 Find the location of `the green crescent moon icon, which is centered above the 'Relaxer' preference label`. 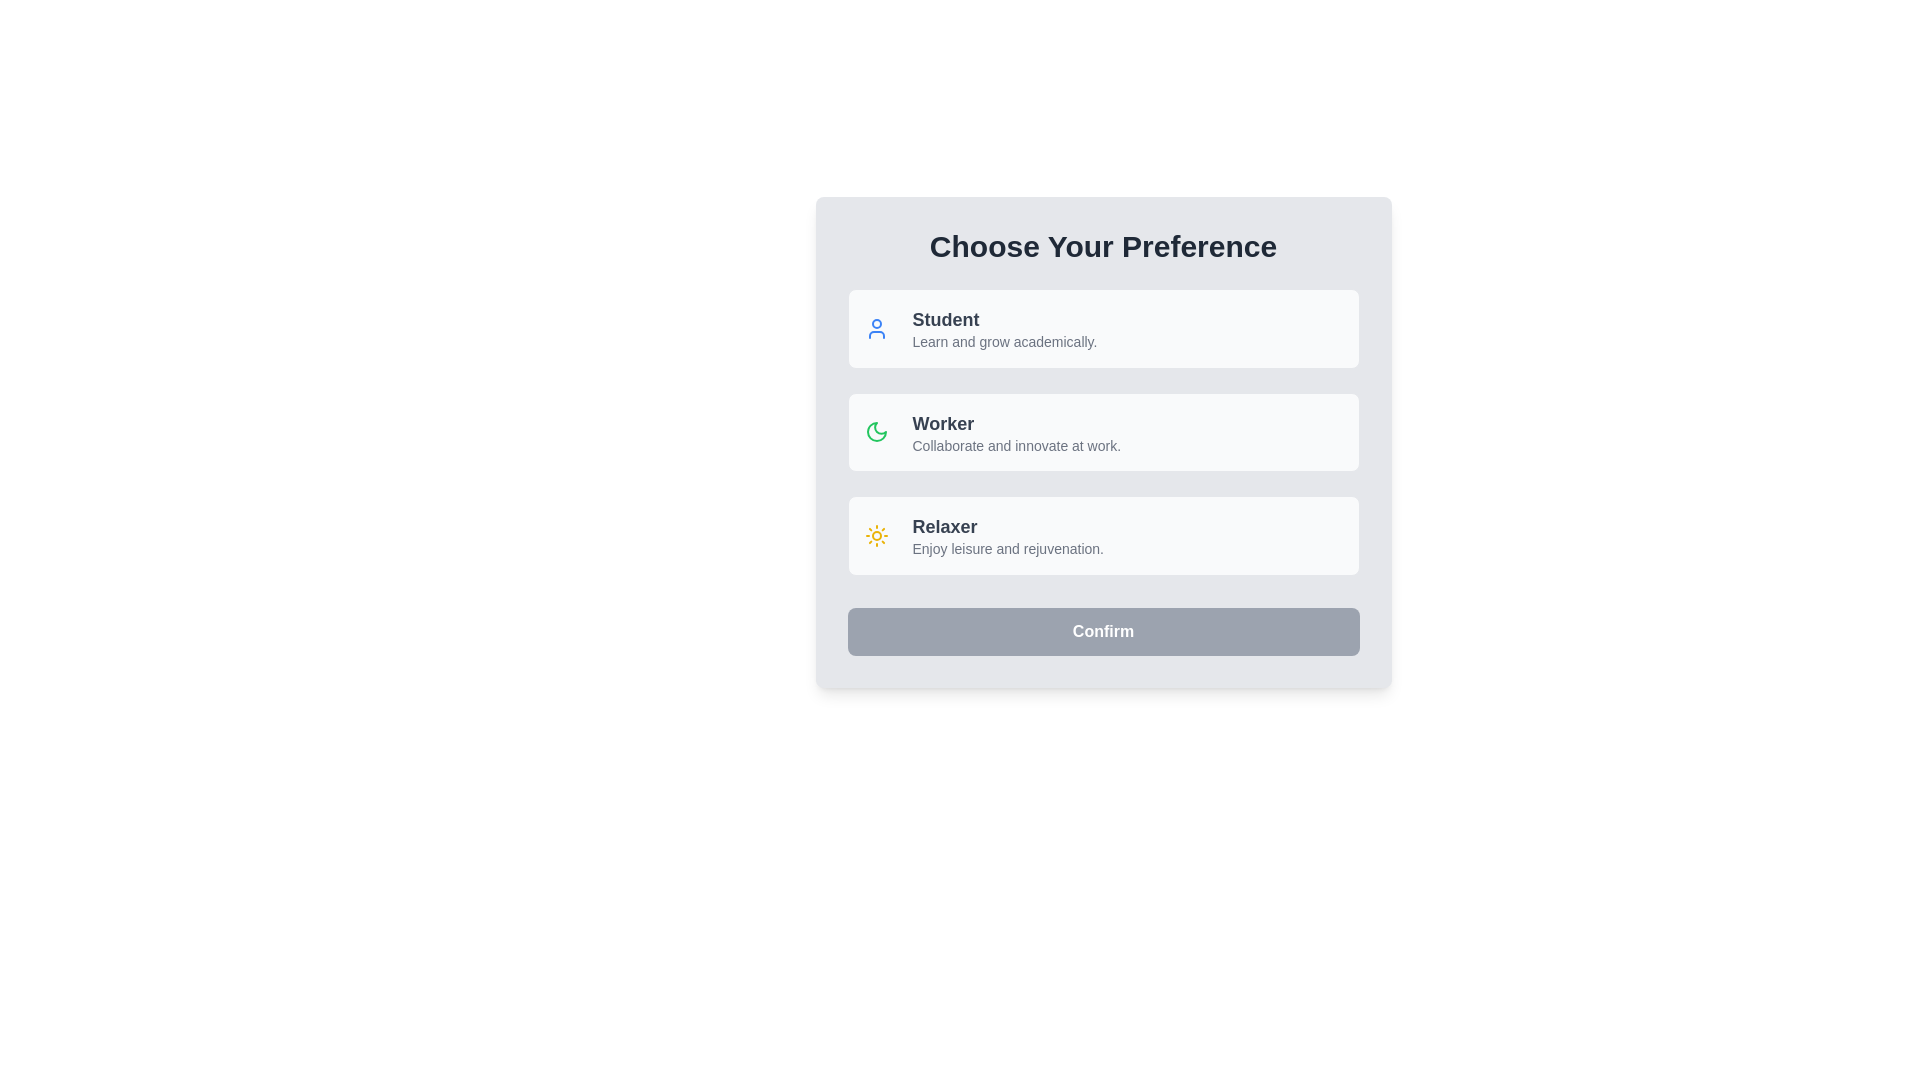

the green crescent moon icon, which is centered above the 'Relaxer' preference label is located at coordinates (876, 431).